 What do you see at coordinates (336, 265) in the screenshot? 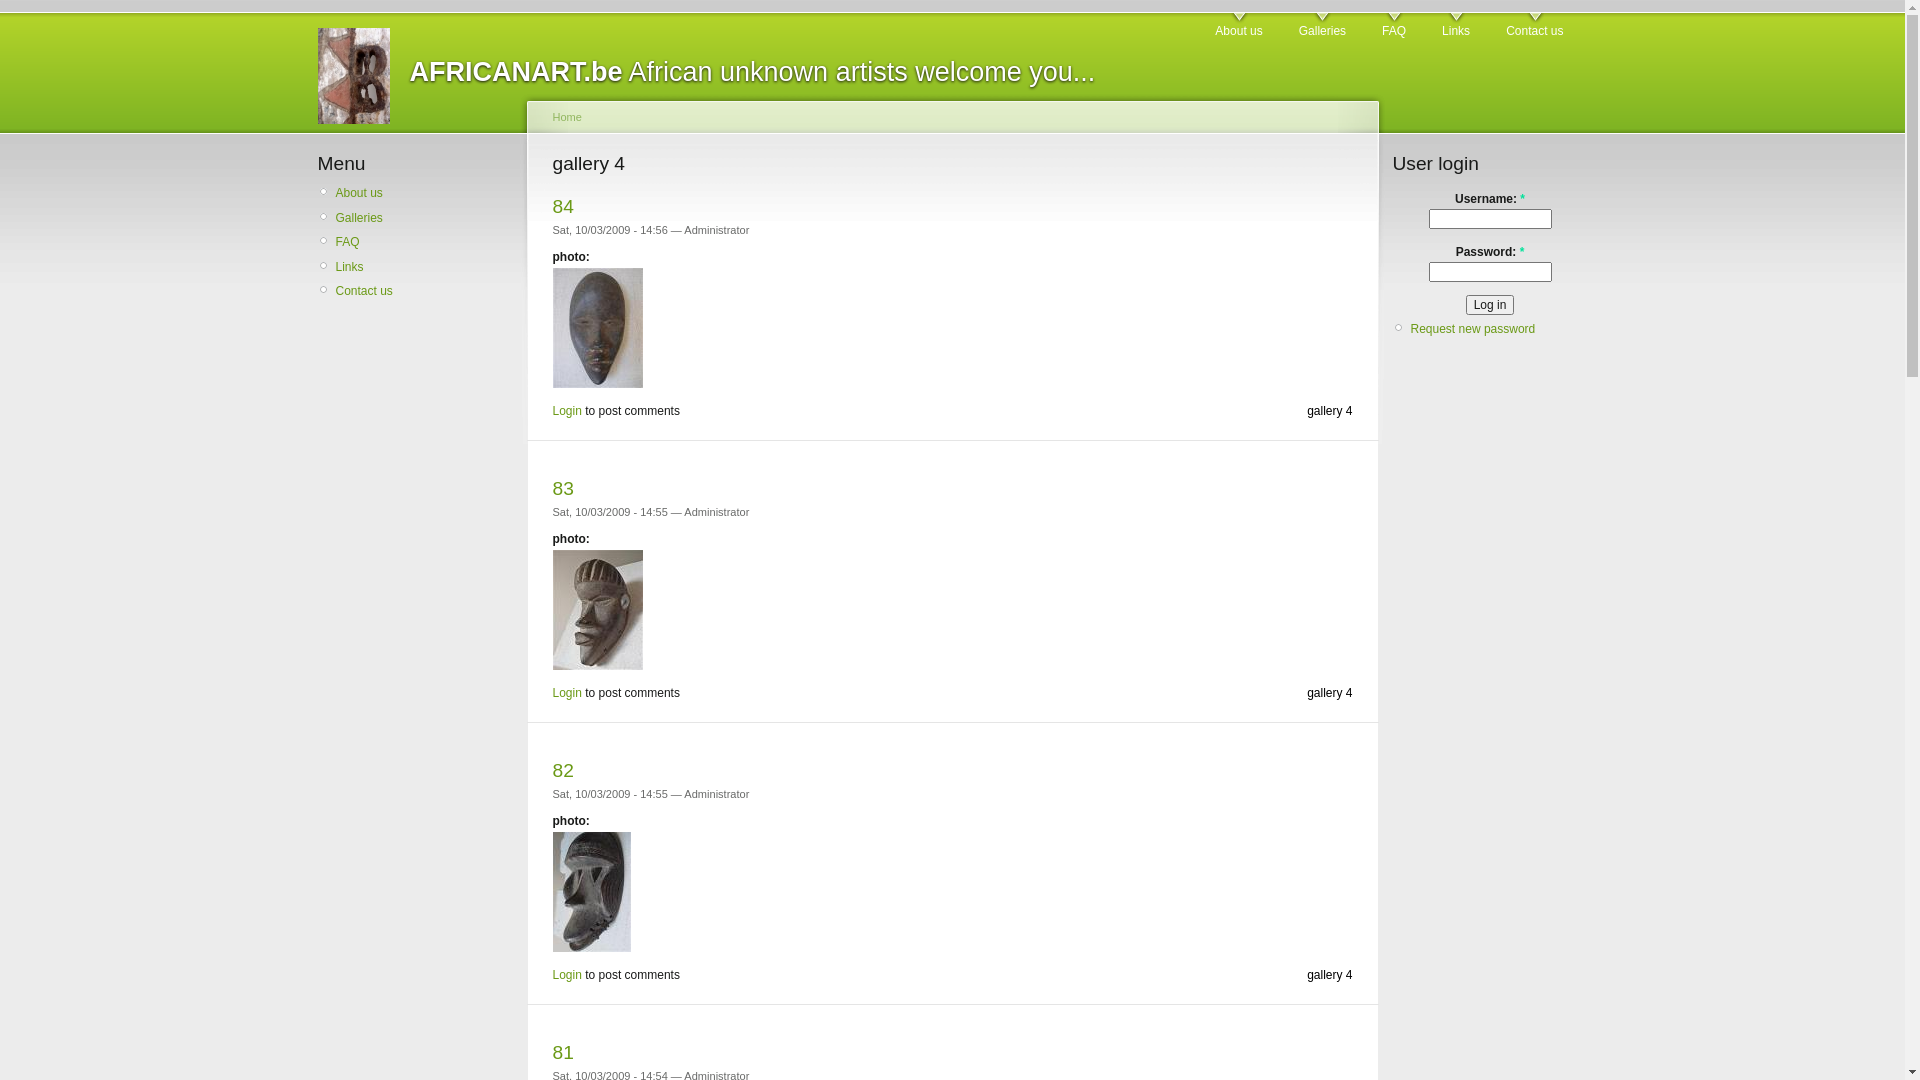
I see `'Links'` at bounding box center [336, 265].